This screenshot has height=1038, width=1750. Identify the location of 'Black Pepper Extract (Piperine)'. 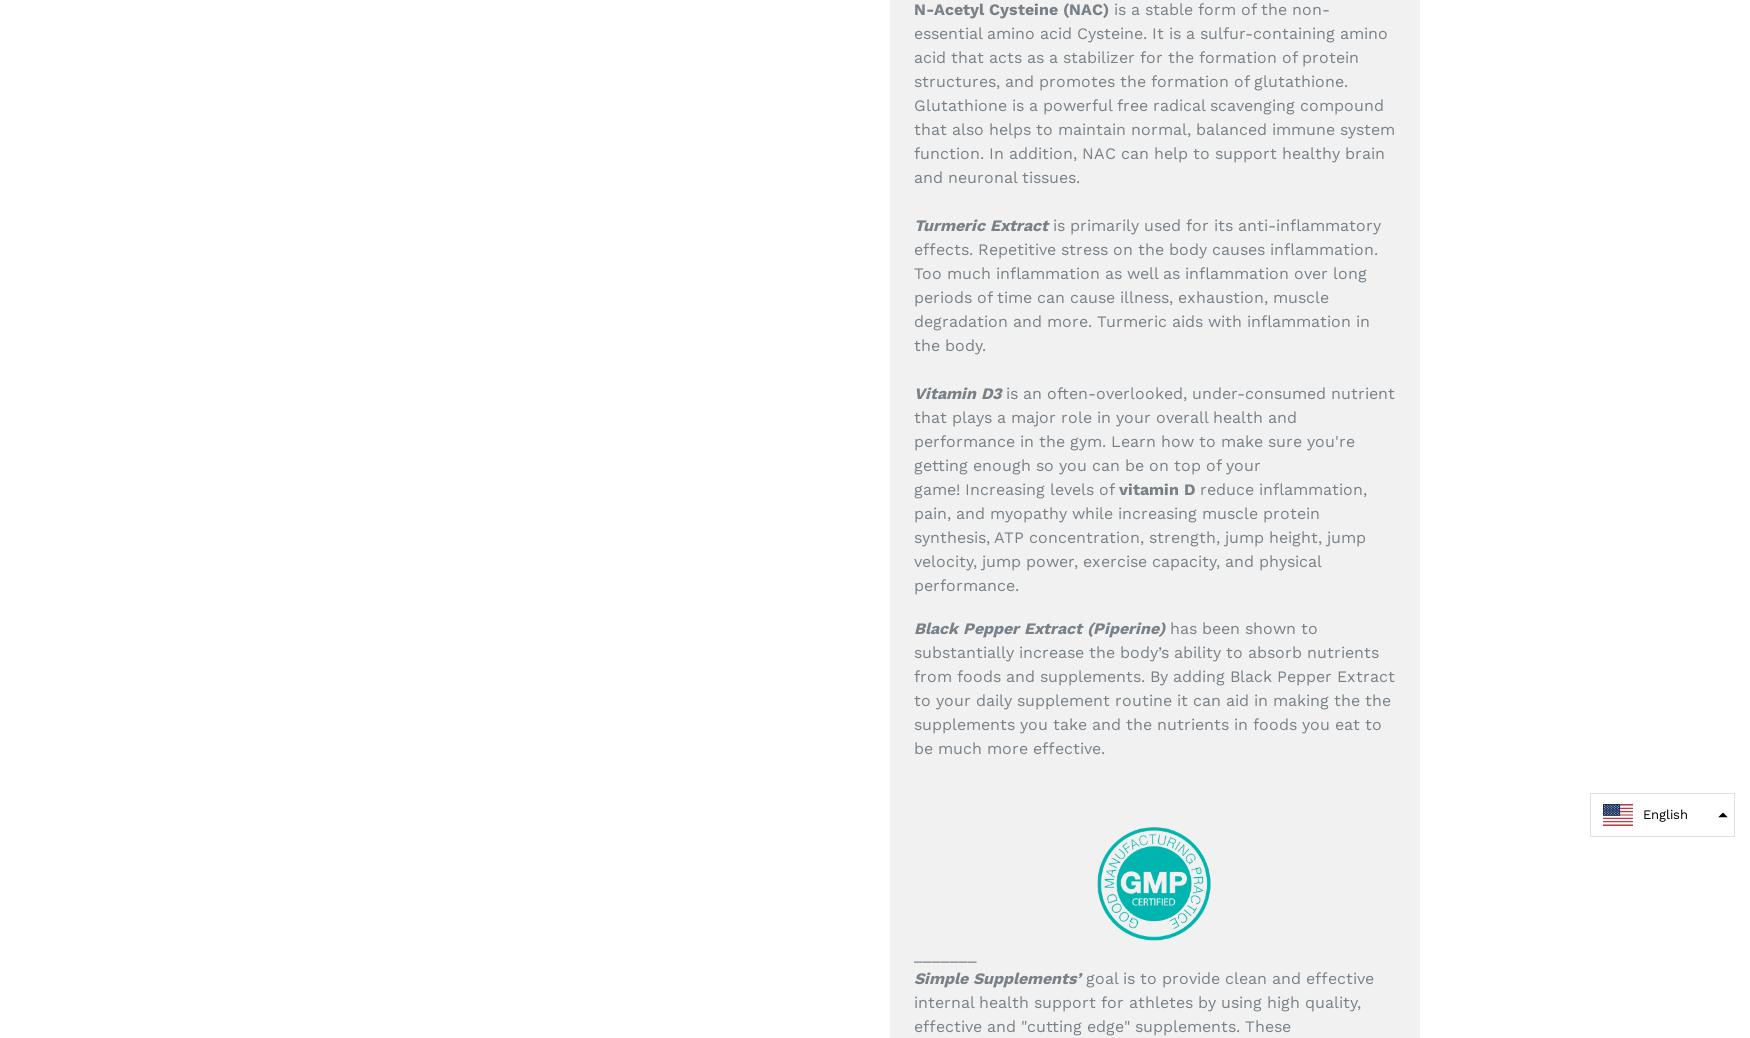
(1038, 627).